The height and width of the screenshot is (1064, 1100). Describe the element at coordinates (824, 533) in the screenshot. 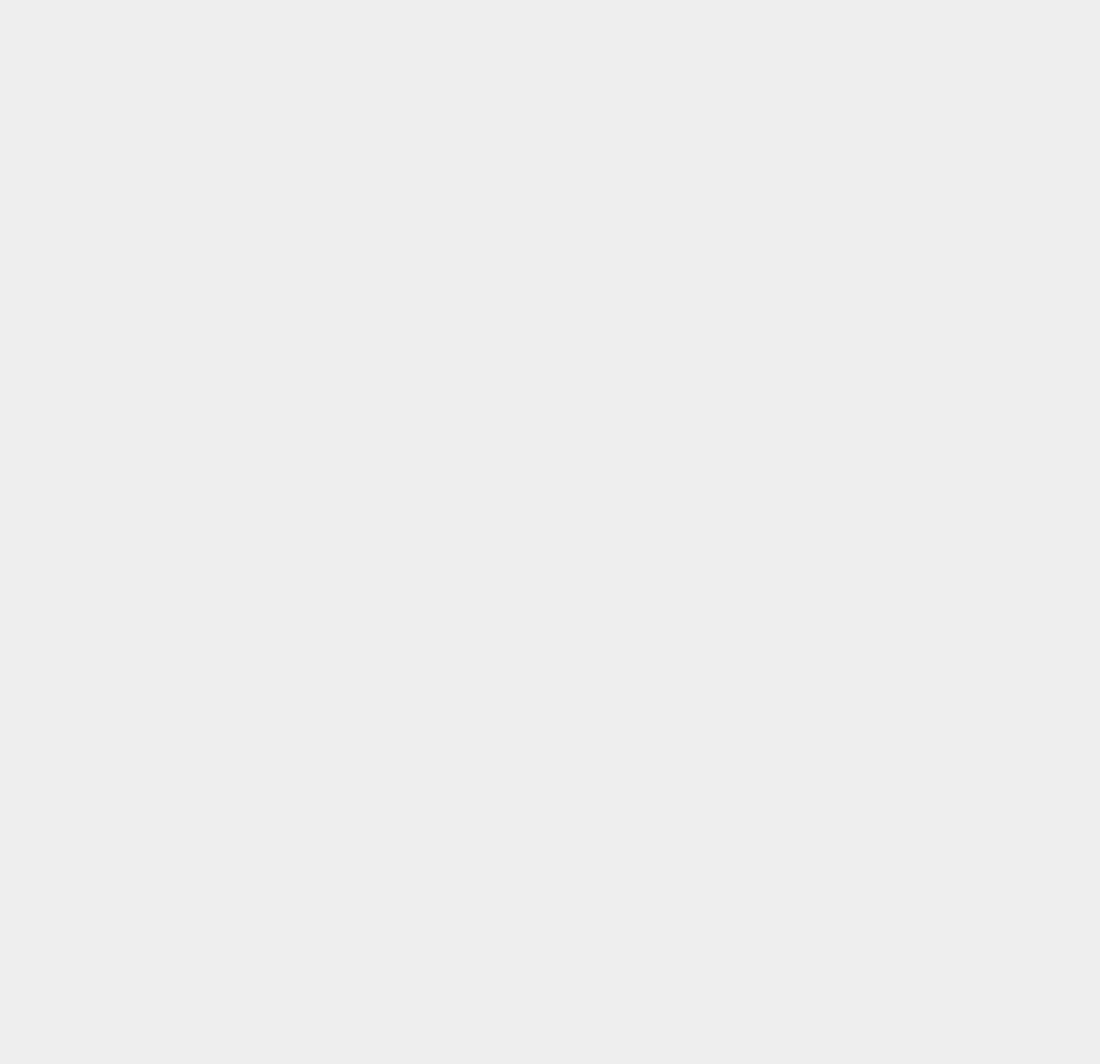

I see `'Amazon Tablet'` at that location.